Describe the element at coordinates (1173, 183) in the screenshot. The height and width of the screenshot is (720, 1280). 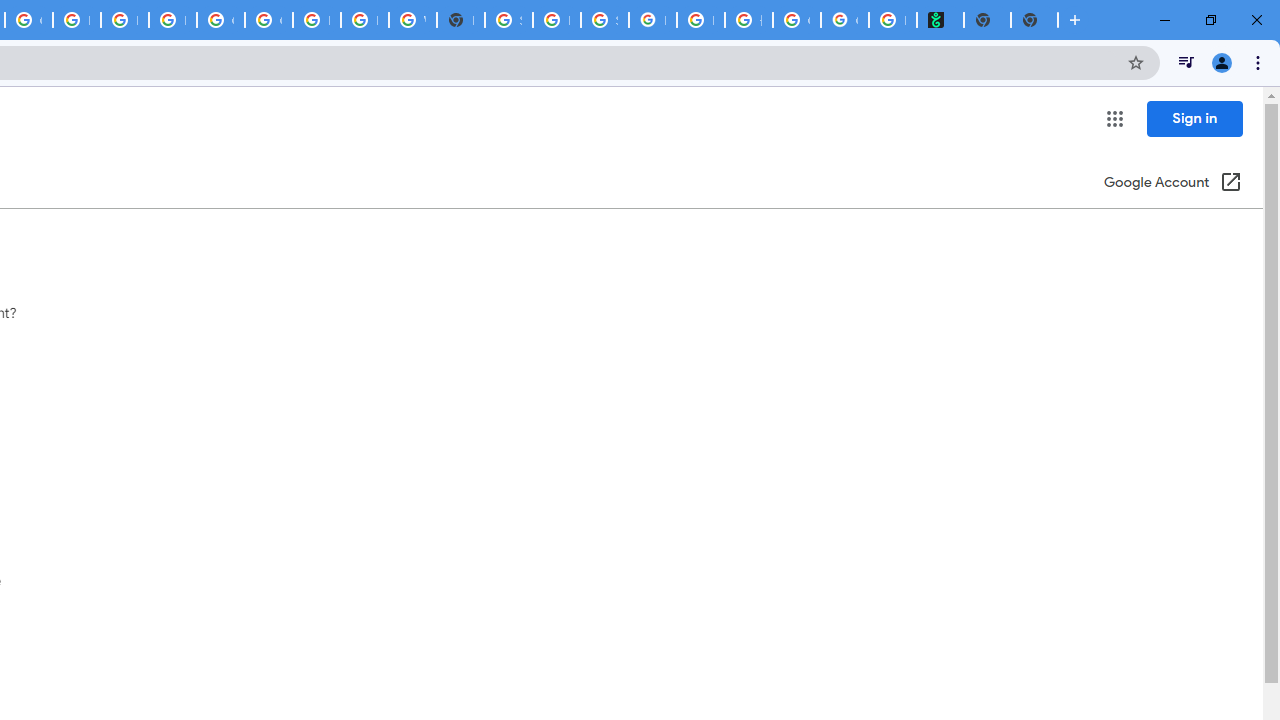
I see `'Google Account (Open in a new window)'` at that location.